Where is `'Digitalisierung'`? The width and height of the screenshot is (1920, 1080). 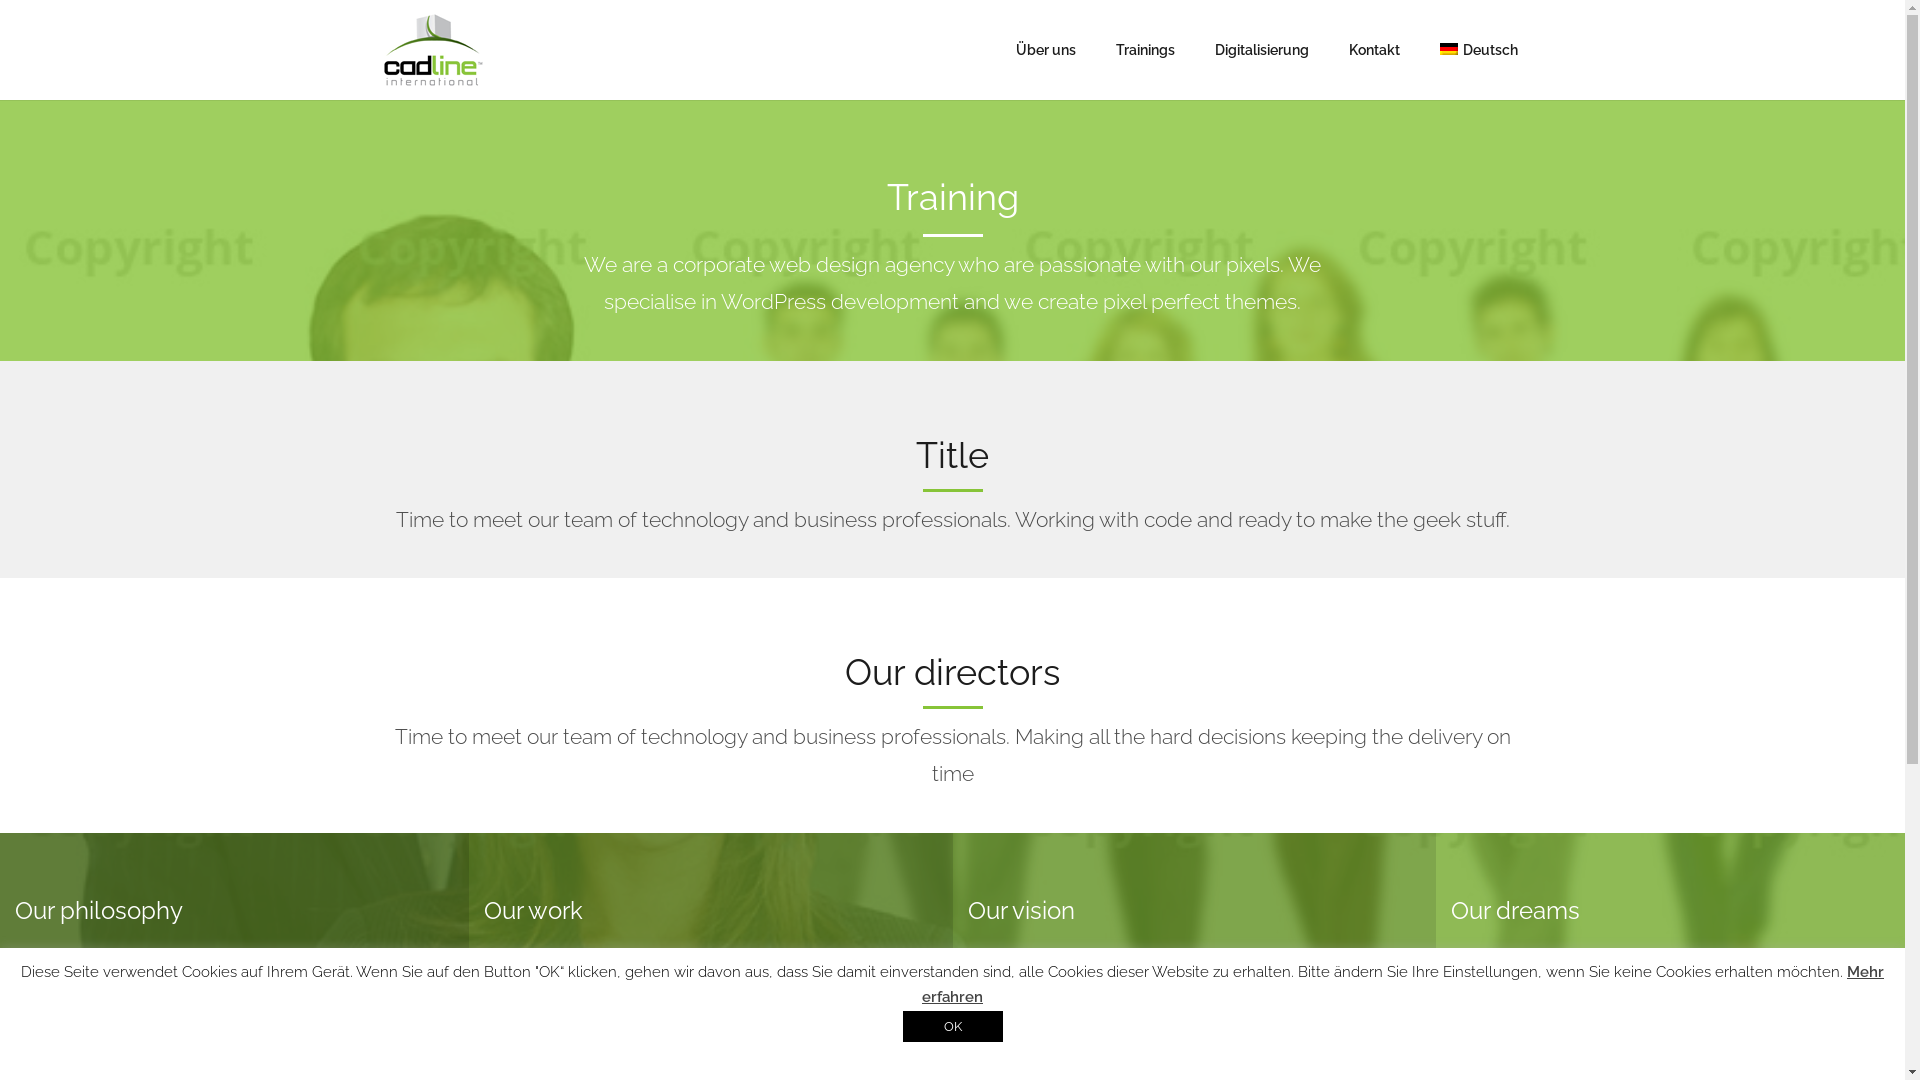
'Digitalisierung' is located at coordinates (1261, 49).